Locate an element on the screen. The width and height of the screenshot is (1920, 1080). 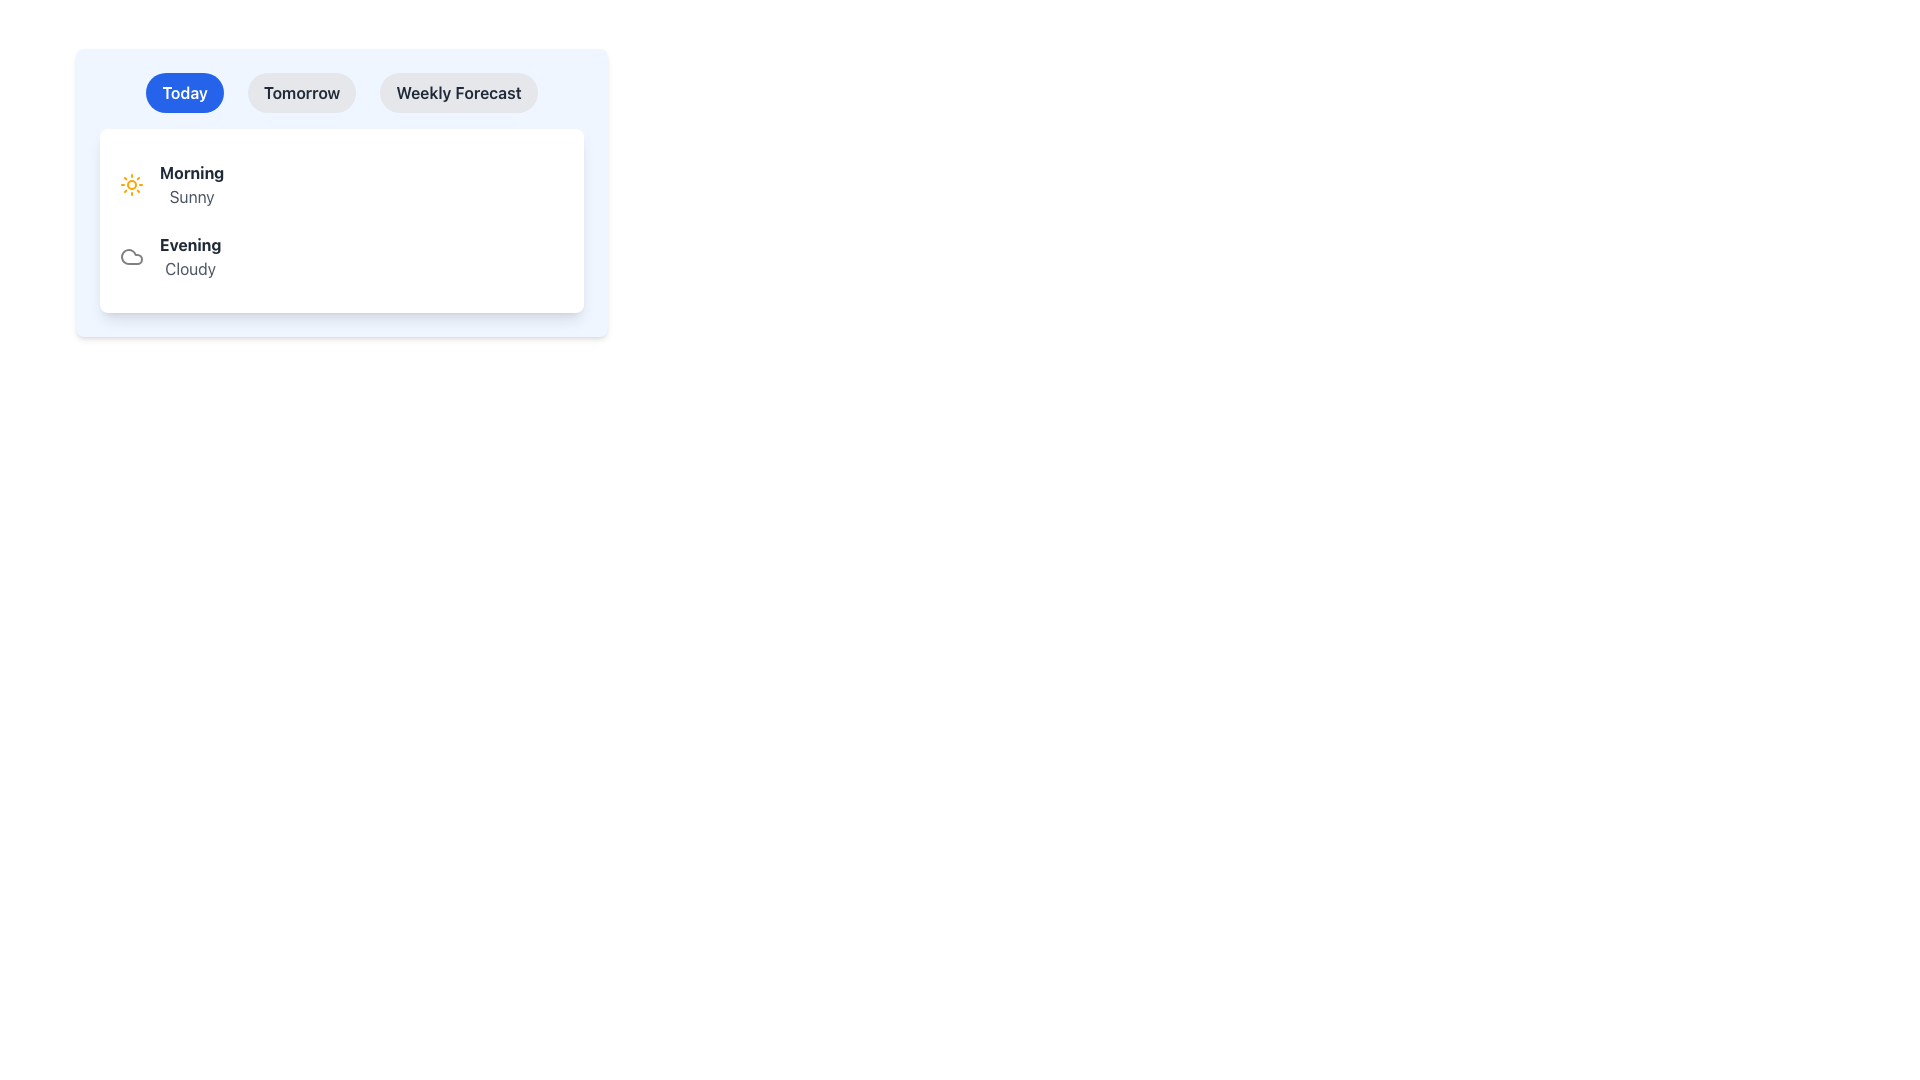
the 'Morning' and 'Sunny' text label in the 'Today' section, which is the first element in a vertical list, centrally positioned with an orange sun icon to the left is located at coordinates (192, 185).